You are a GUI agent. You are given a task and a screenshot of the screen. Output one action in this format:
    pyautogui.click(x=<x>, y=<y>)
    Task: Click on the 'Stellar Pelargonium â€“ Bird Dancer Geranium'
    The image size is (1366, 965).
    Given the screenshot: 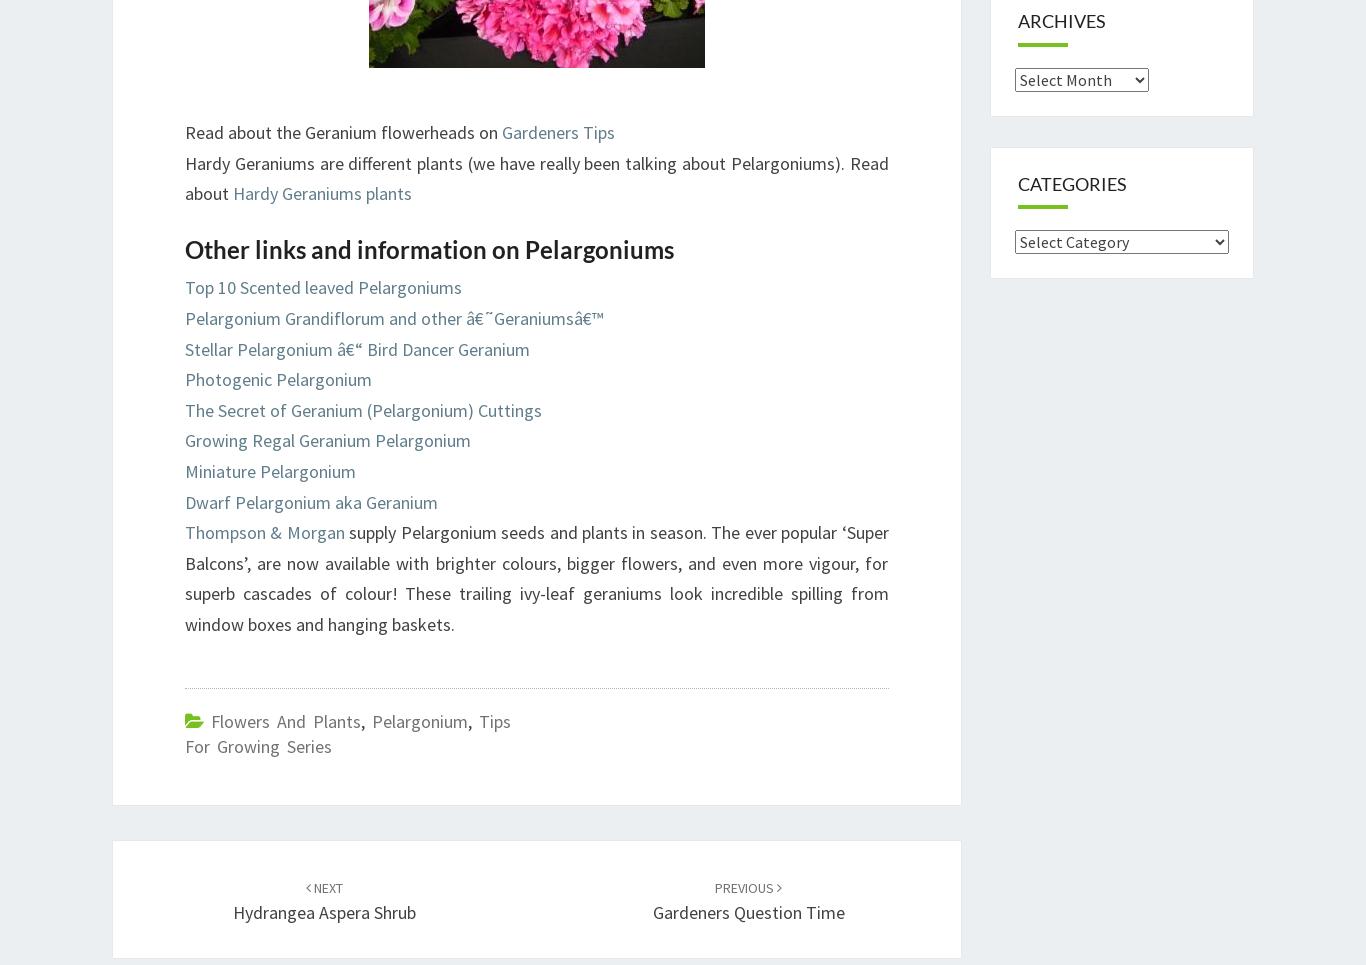 What is the action you would take?
    pyautogui.click(x=356, y=348)
    